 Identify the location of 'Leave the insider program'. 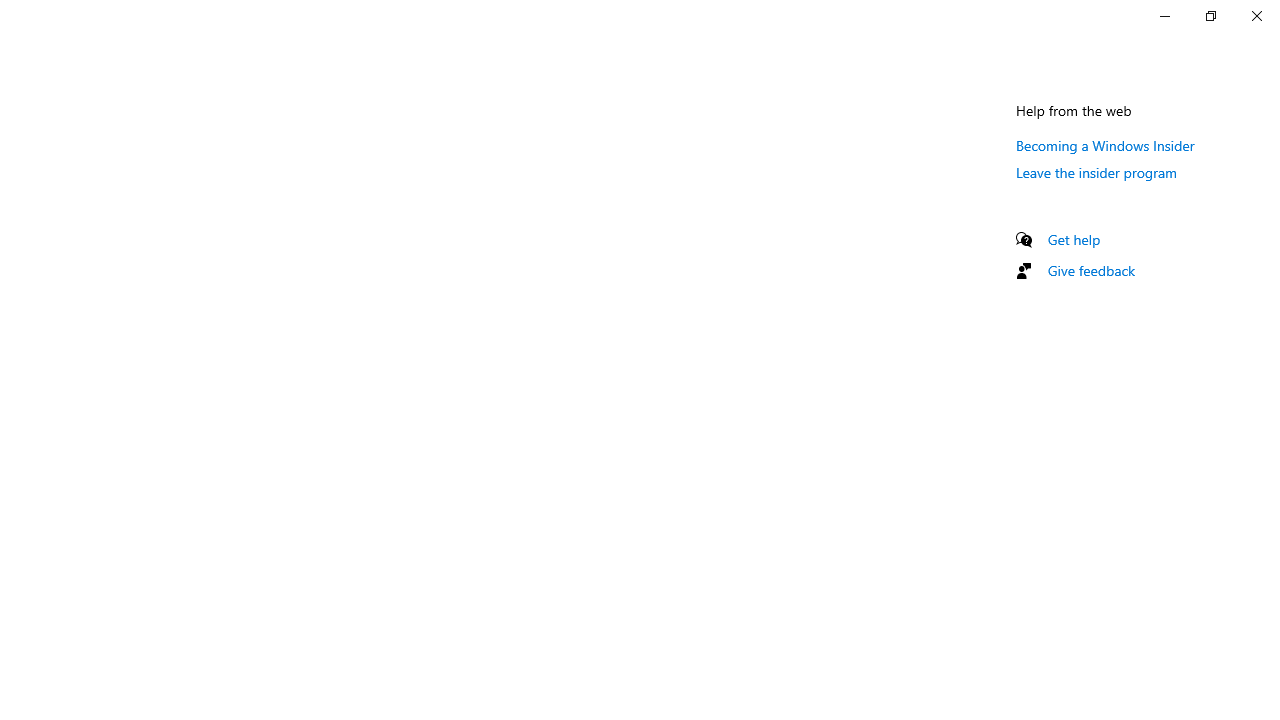
(1095, 171).